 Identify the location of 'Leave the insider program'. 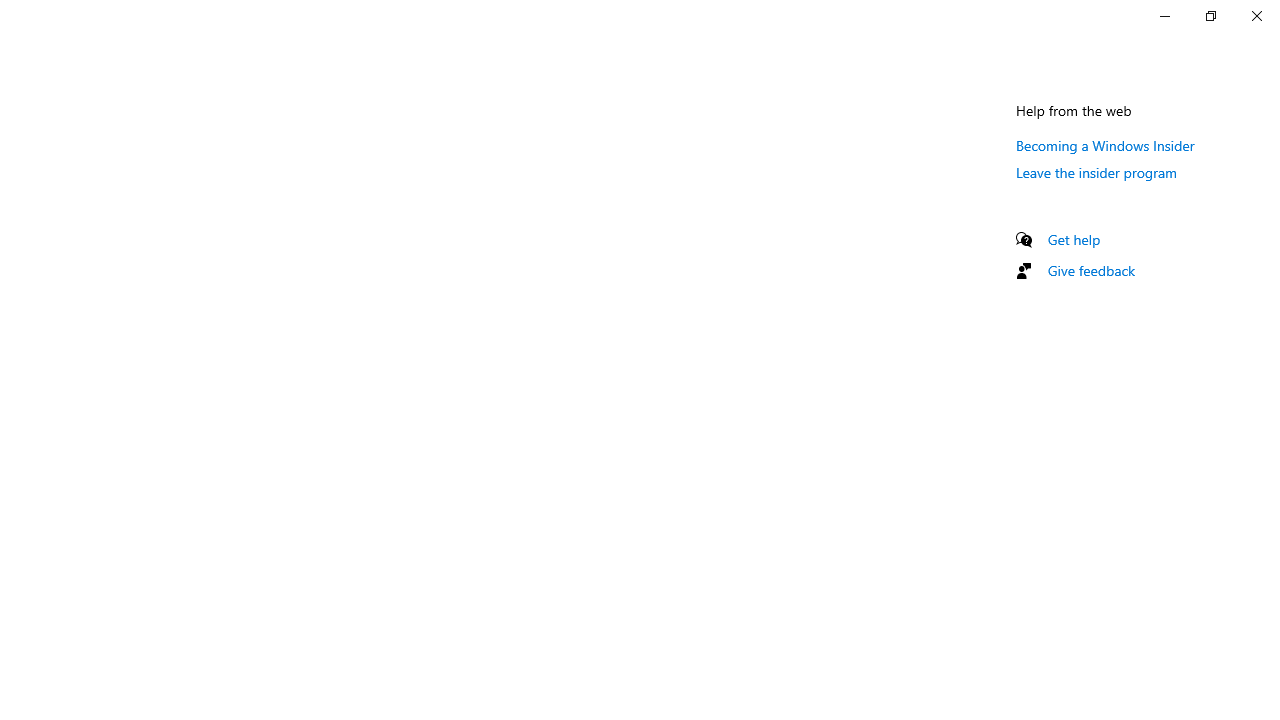
(1095, 171).